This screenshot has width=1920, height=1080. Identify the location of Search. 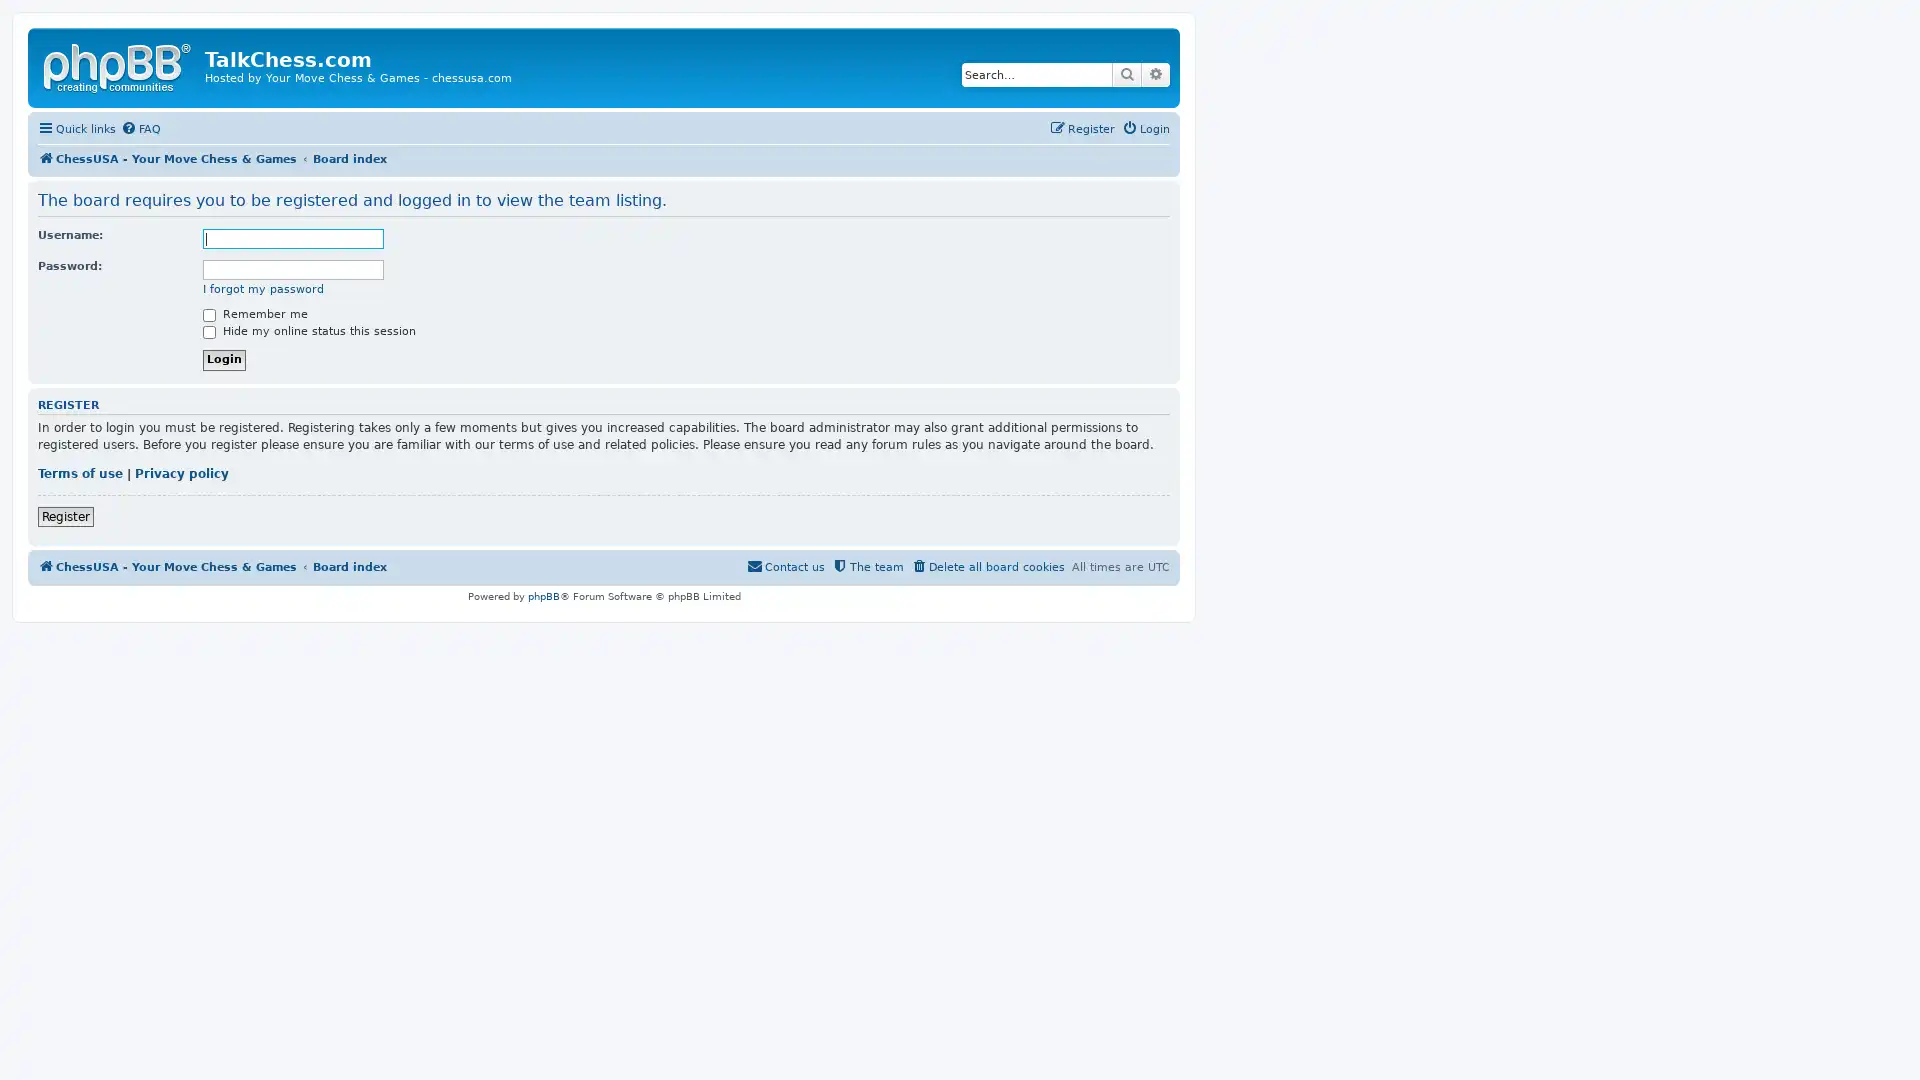
(1127, 73).